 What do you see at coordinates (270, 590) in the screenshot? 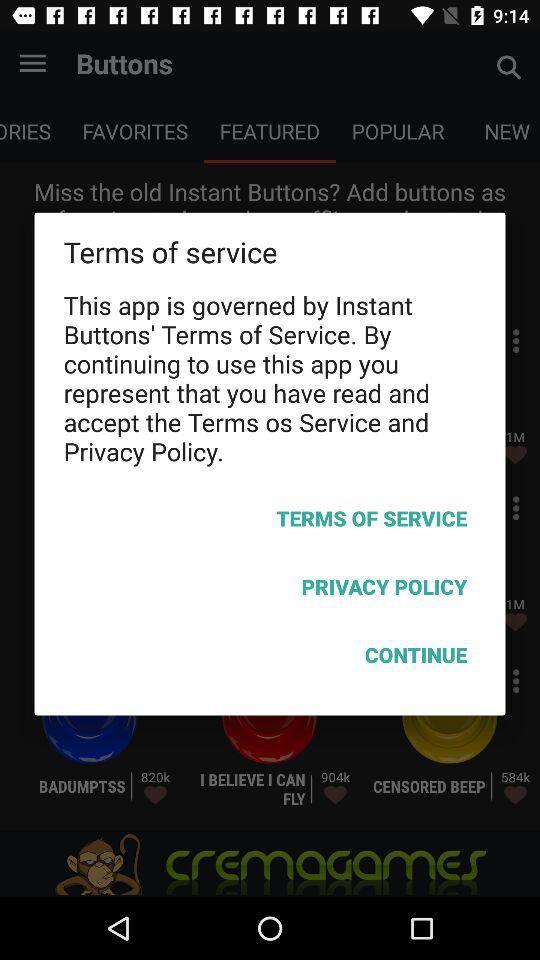
I see `the privacy policy icon` at bounding box center [270, 590].